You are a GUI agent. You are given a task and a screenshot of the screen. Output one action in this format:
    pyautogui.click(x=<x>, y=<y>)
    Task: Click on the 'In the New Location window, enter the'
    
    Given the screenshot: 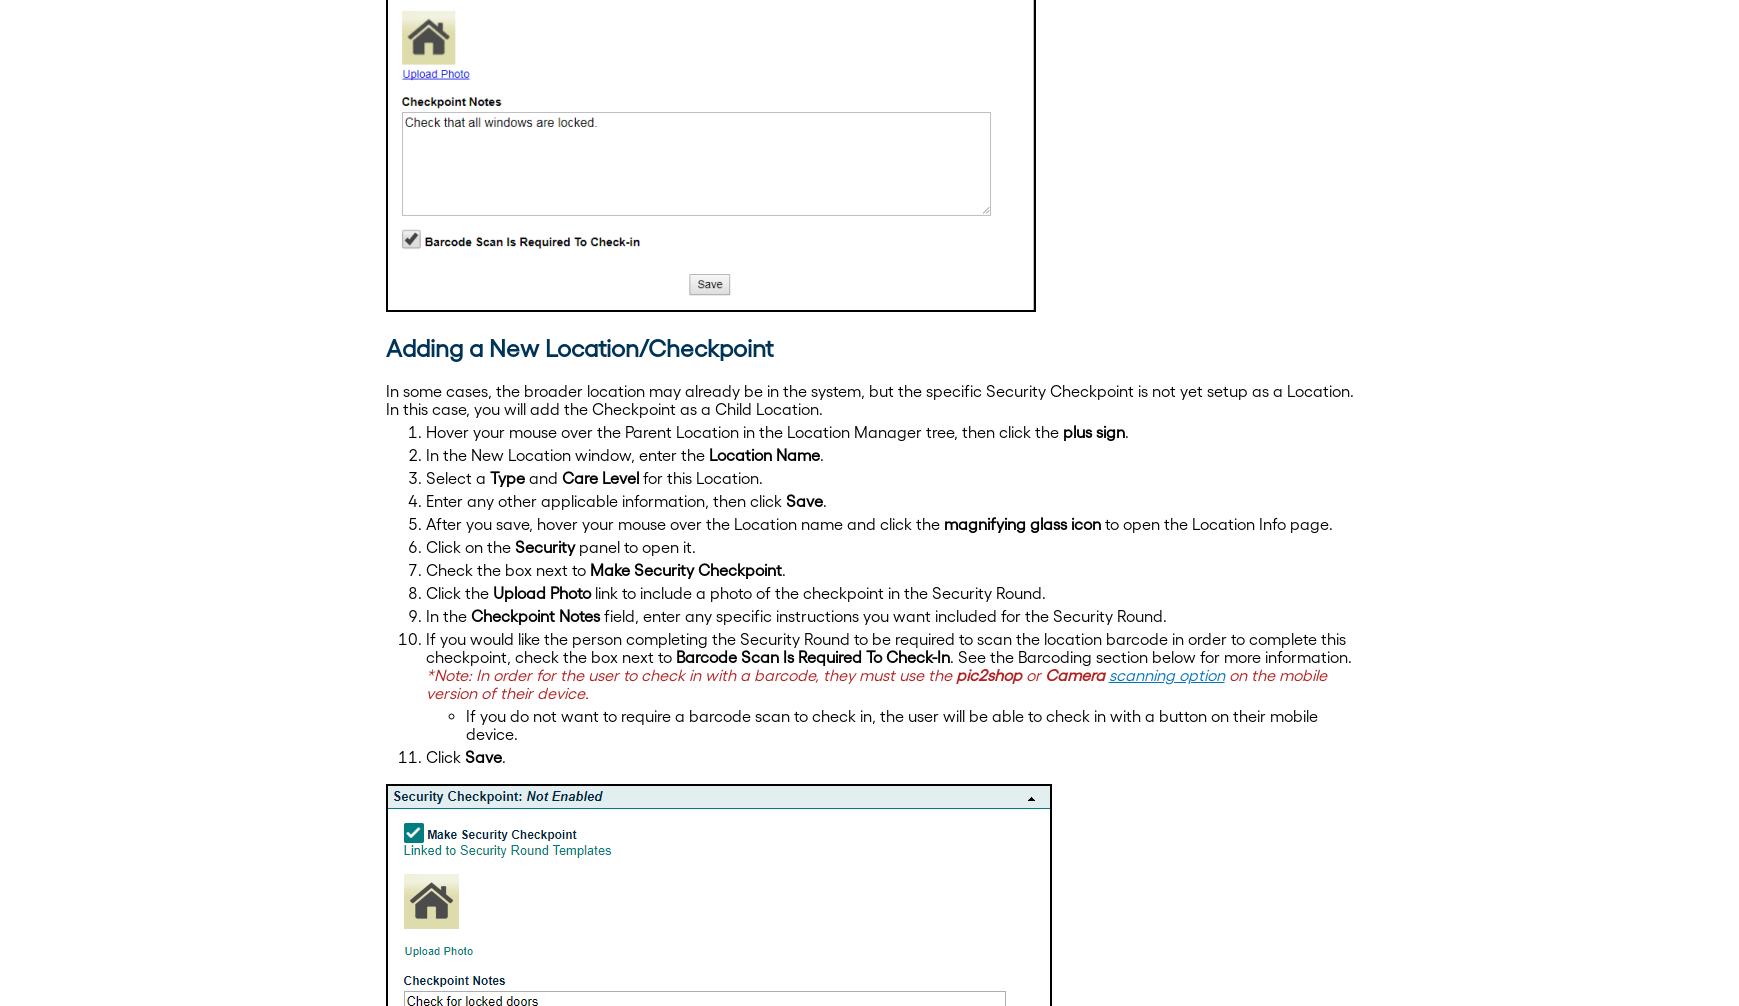 What is the action you would take?
    pyautogui.click(x=425, y=454)
    